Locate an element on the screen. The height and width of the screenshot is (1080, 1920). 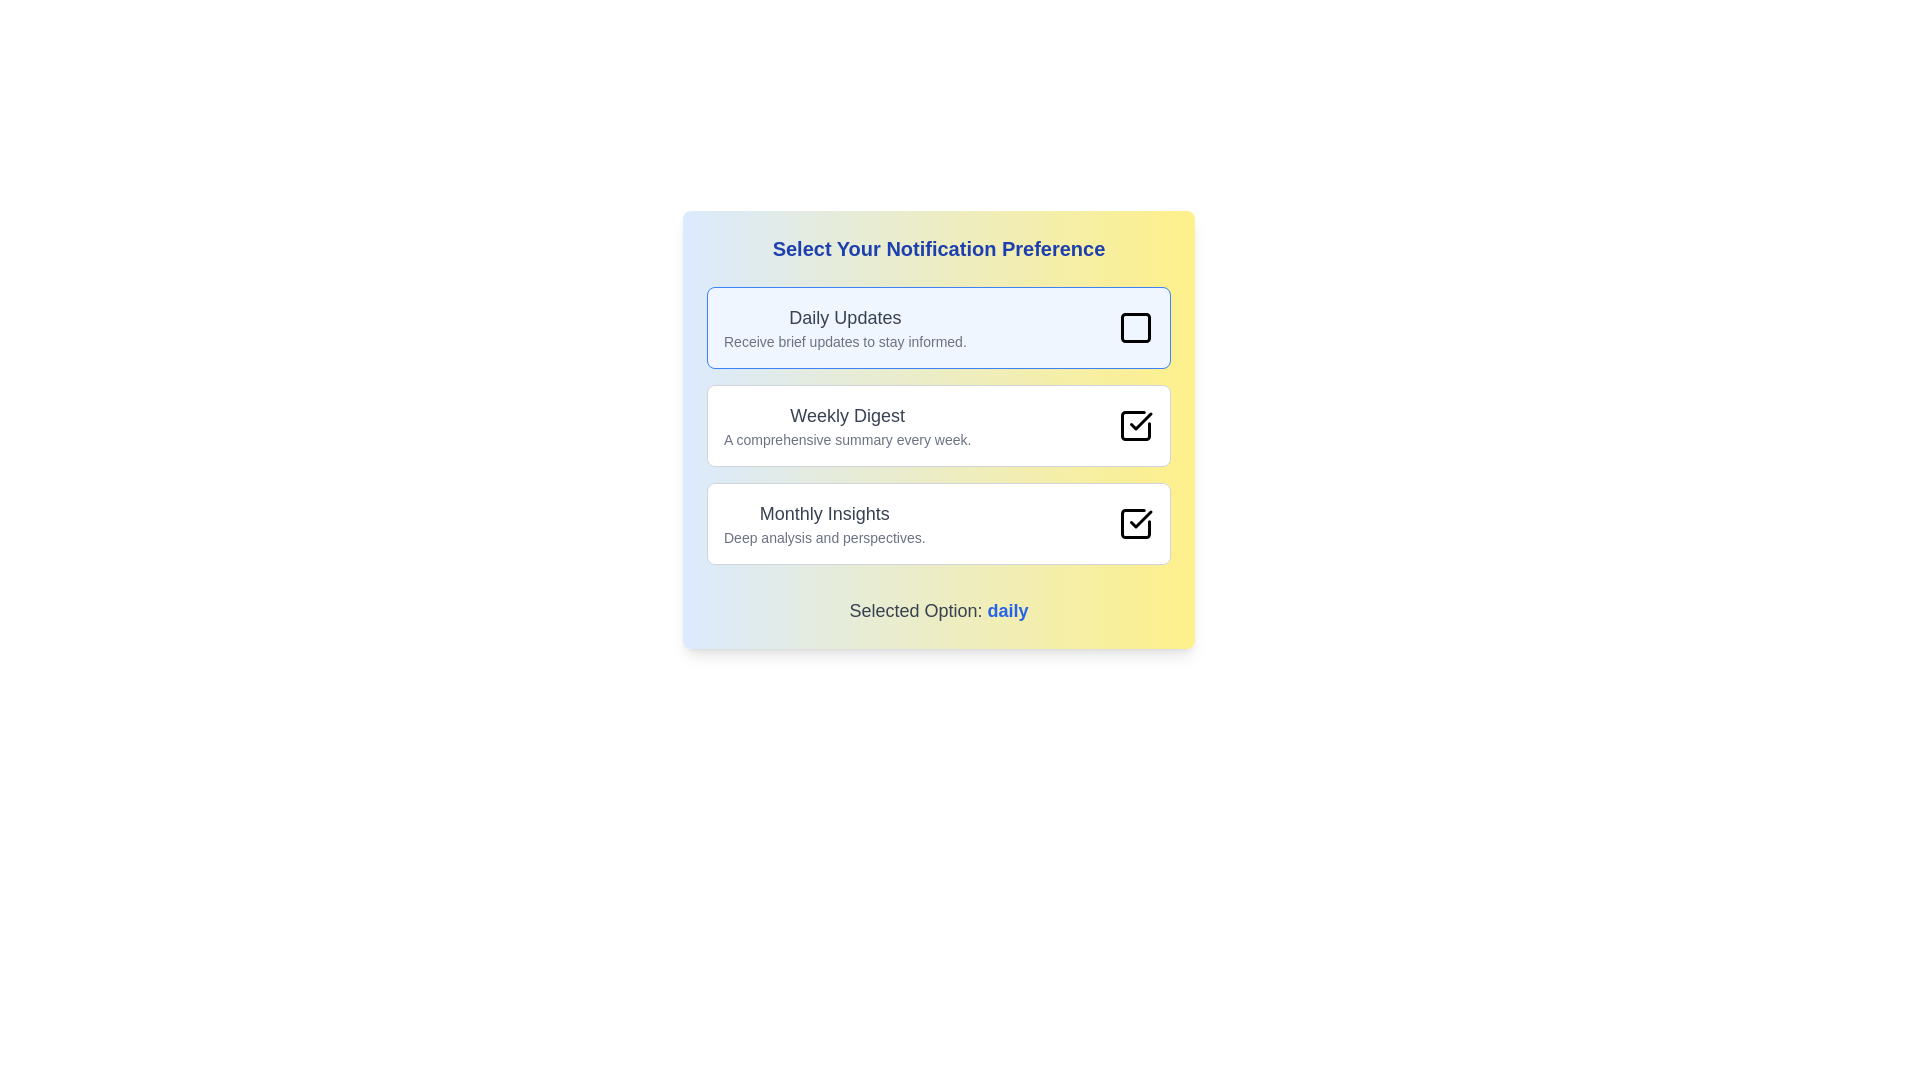
the checkbox located at the top-right section of the 'Daily Updates' option is located at coordinates (1136, 326).